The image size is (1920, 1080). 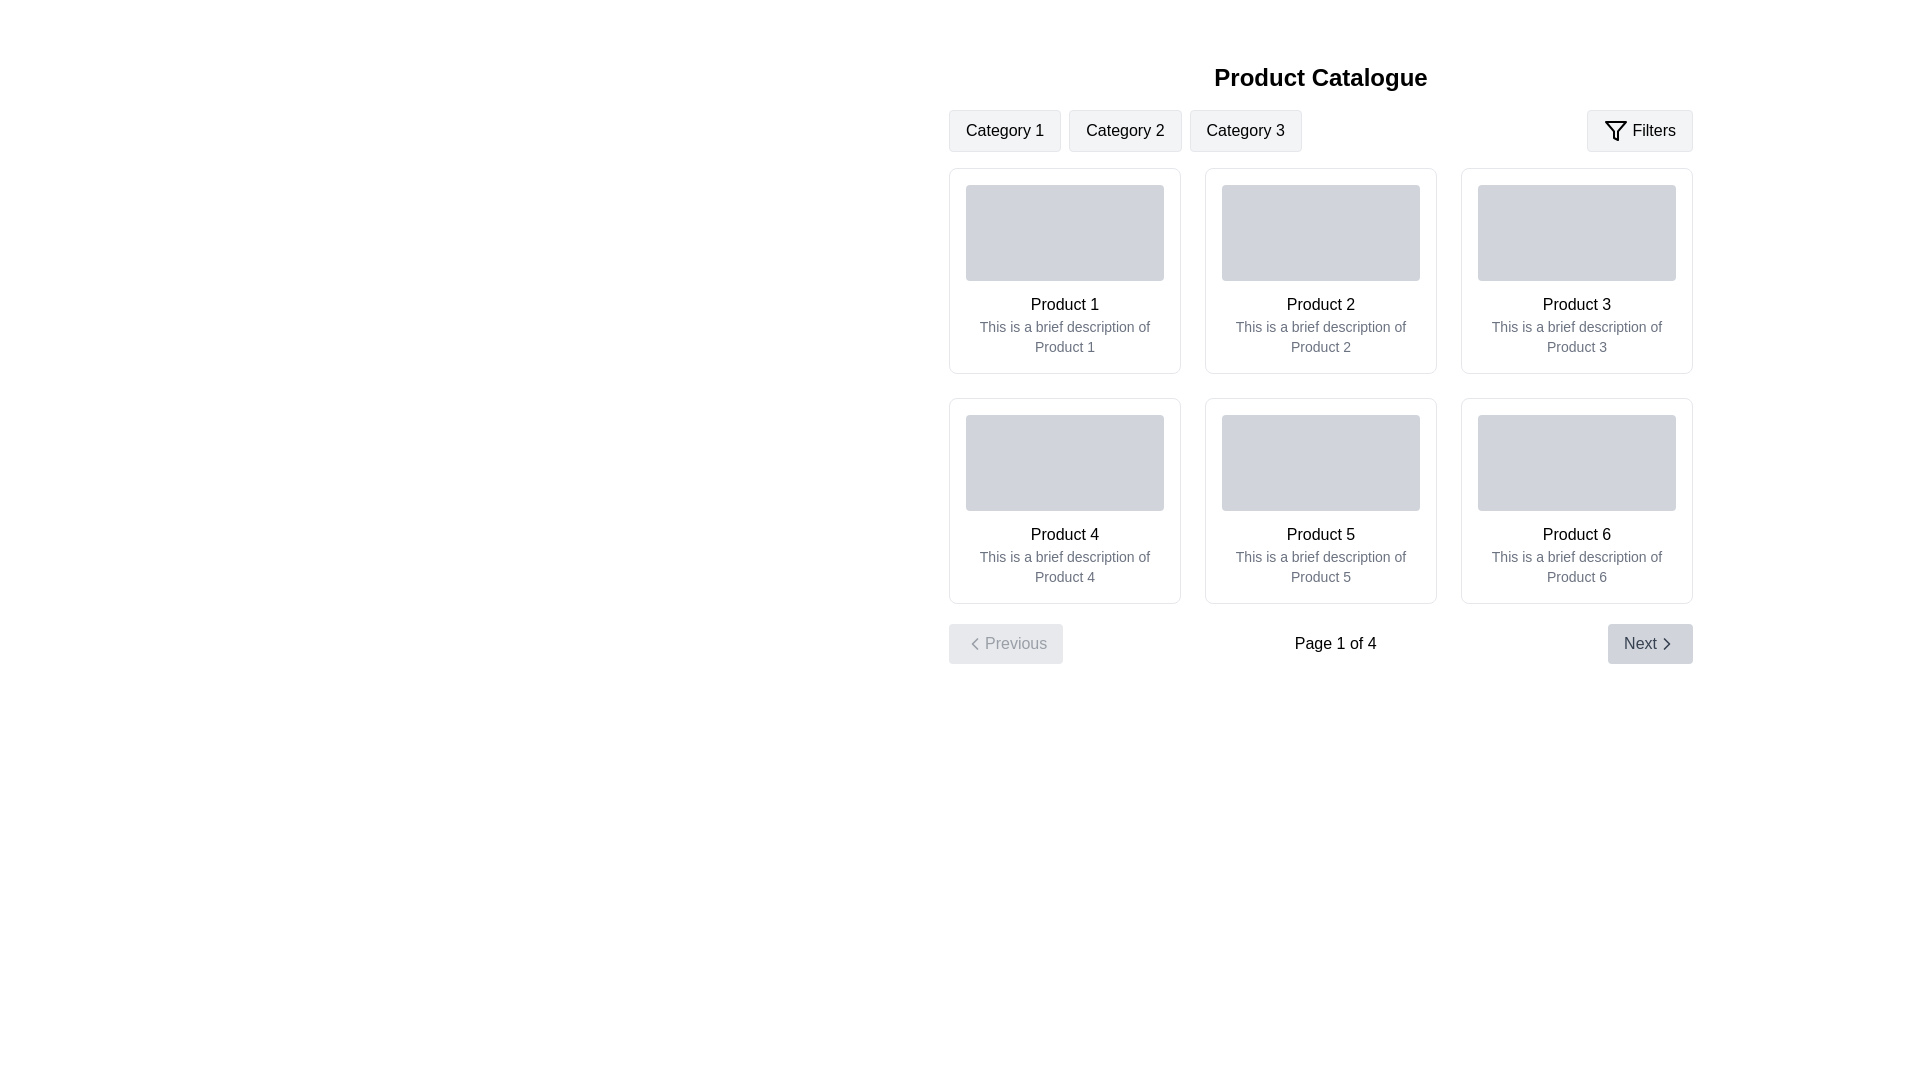 I want to click on properties of the placeholder image rectangle associated with 'Product 5' in the product catalog, located in the second row and second column of the product grid, so click(x=1320, y=462).